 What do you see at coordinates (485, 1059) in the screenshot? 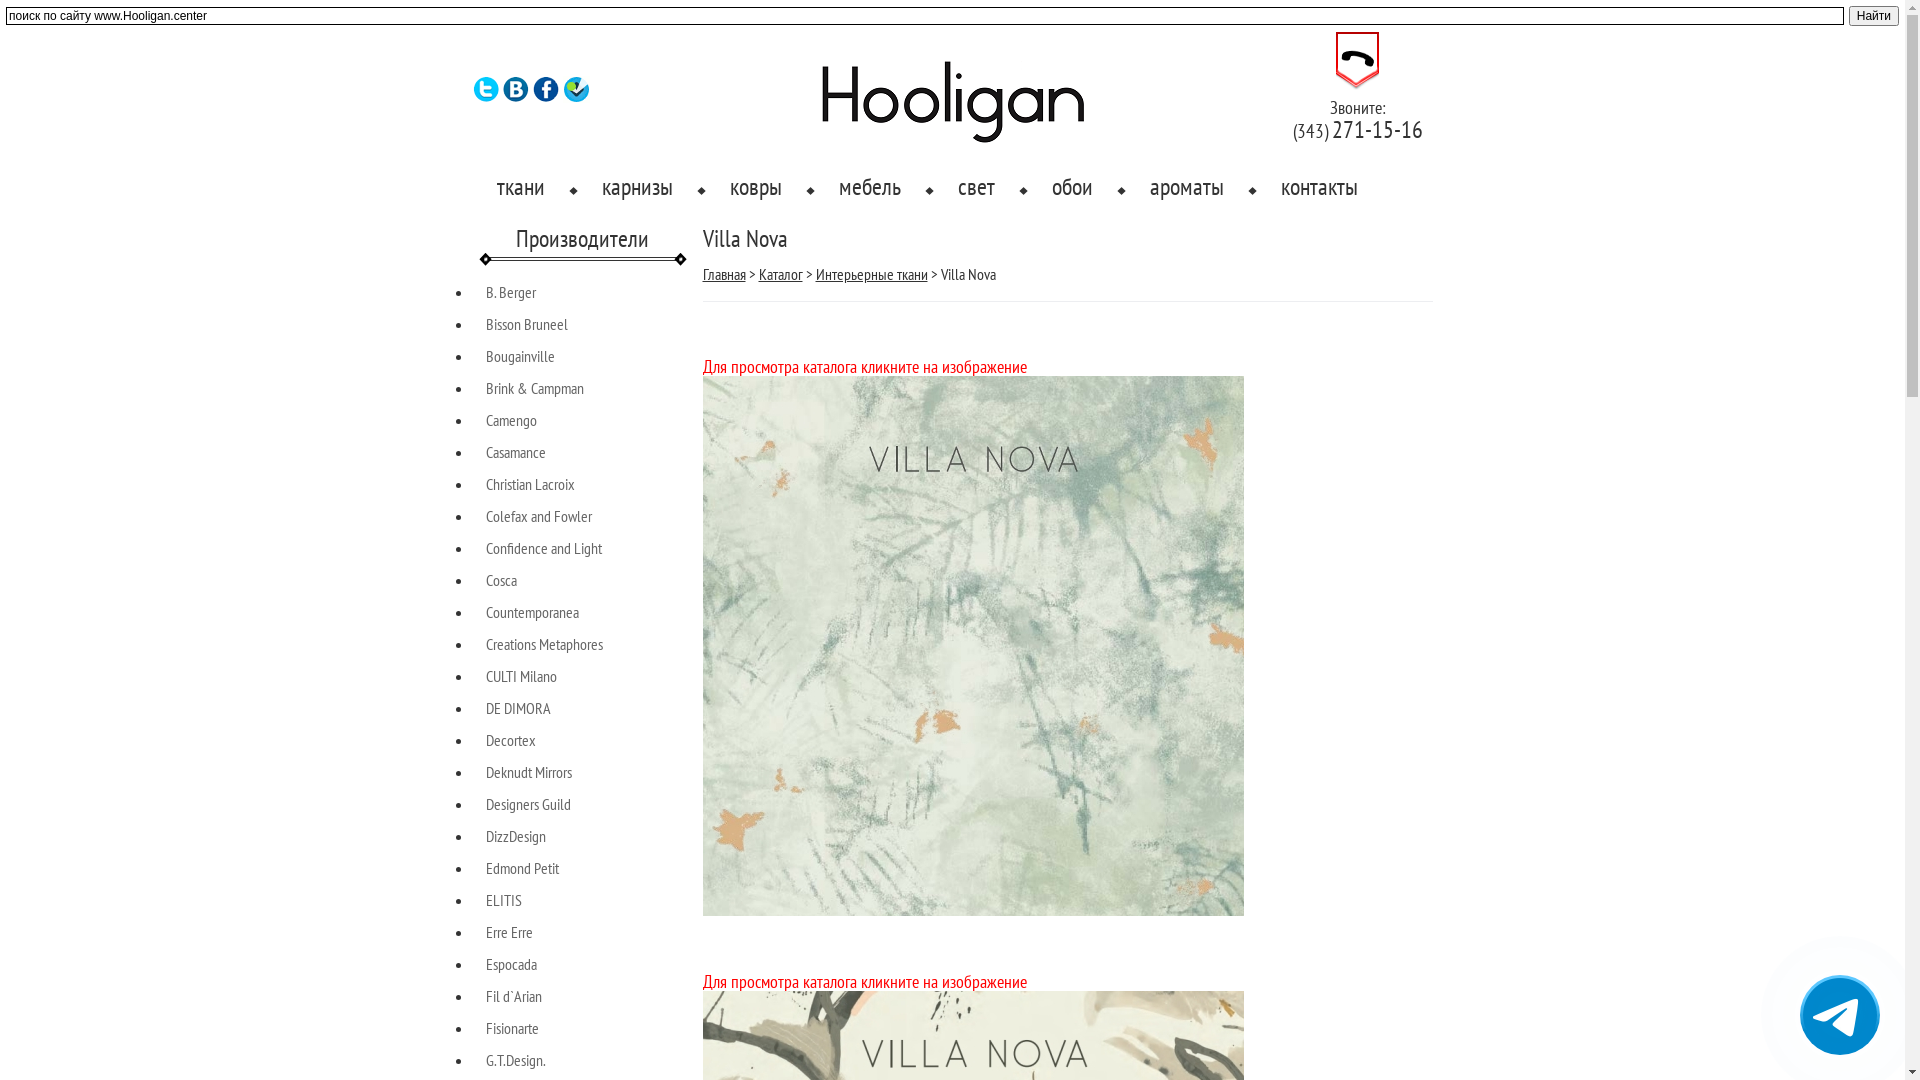
I see `'G.T.Design.'` at bounding box center [485, 1059].